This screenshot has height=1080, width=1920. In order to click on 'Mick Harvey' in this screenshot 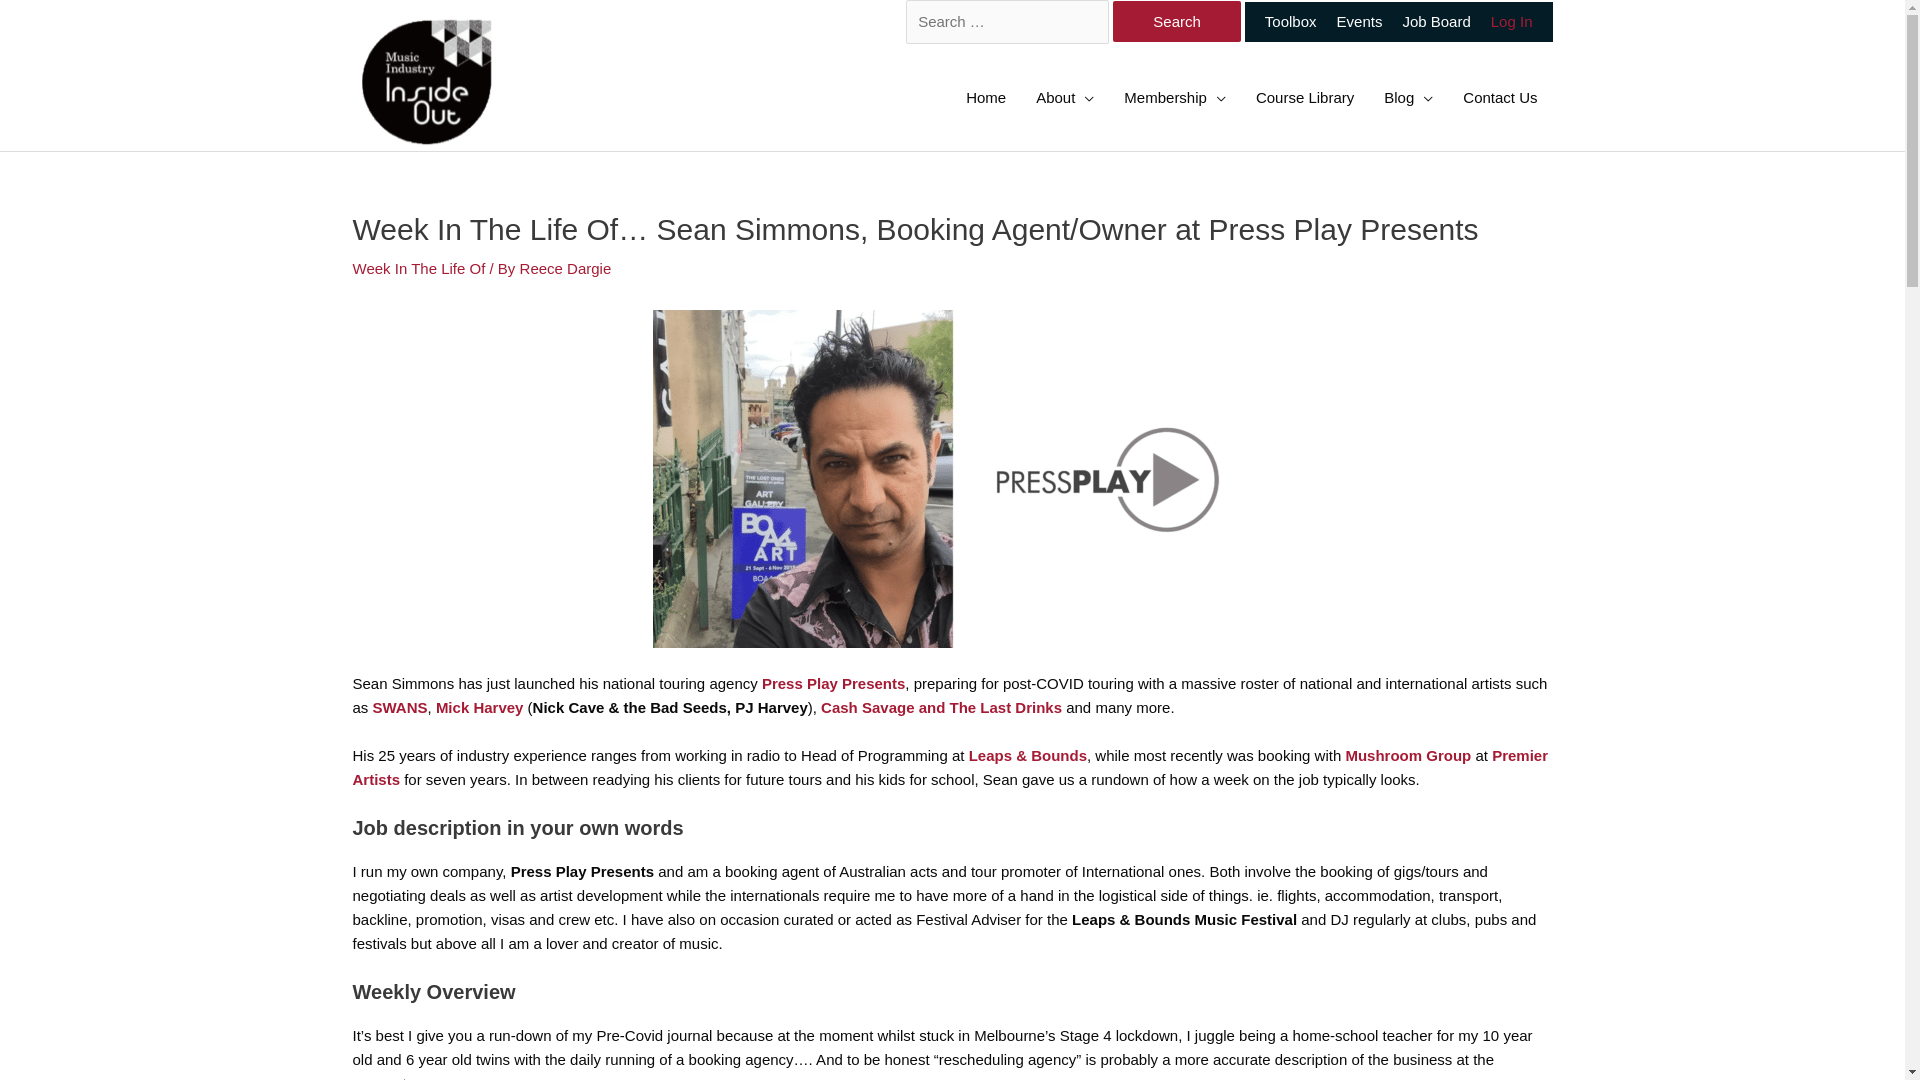, I will do `click(480, 706)`.